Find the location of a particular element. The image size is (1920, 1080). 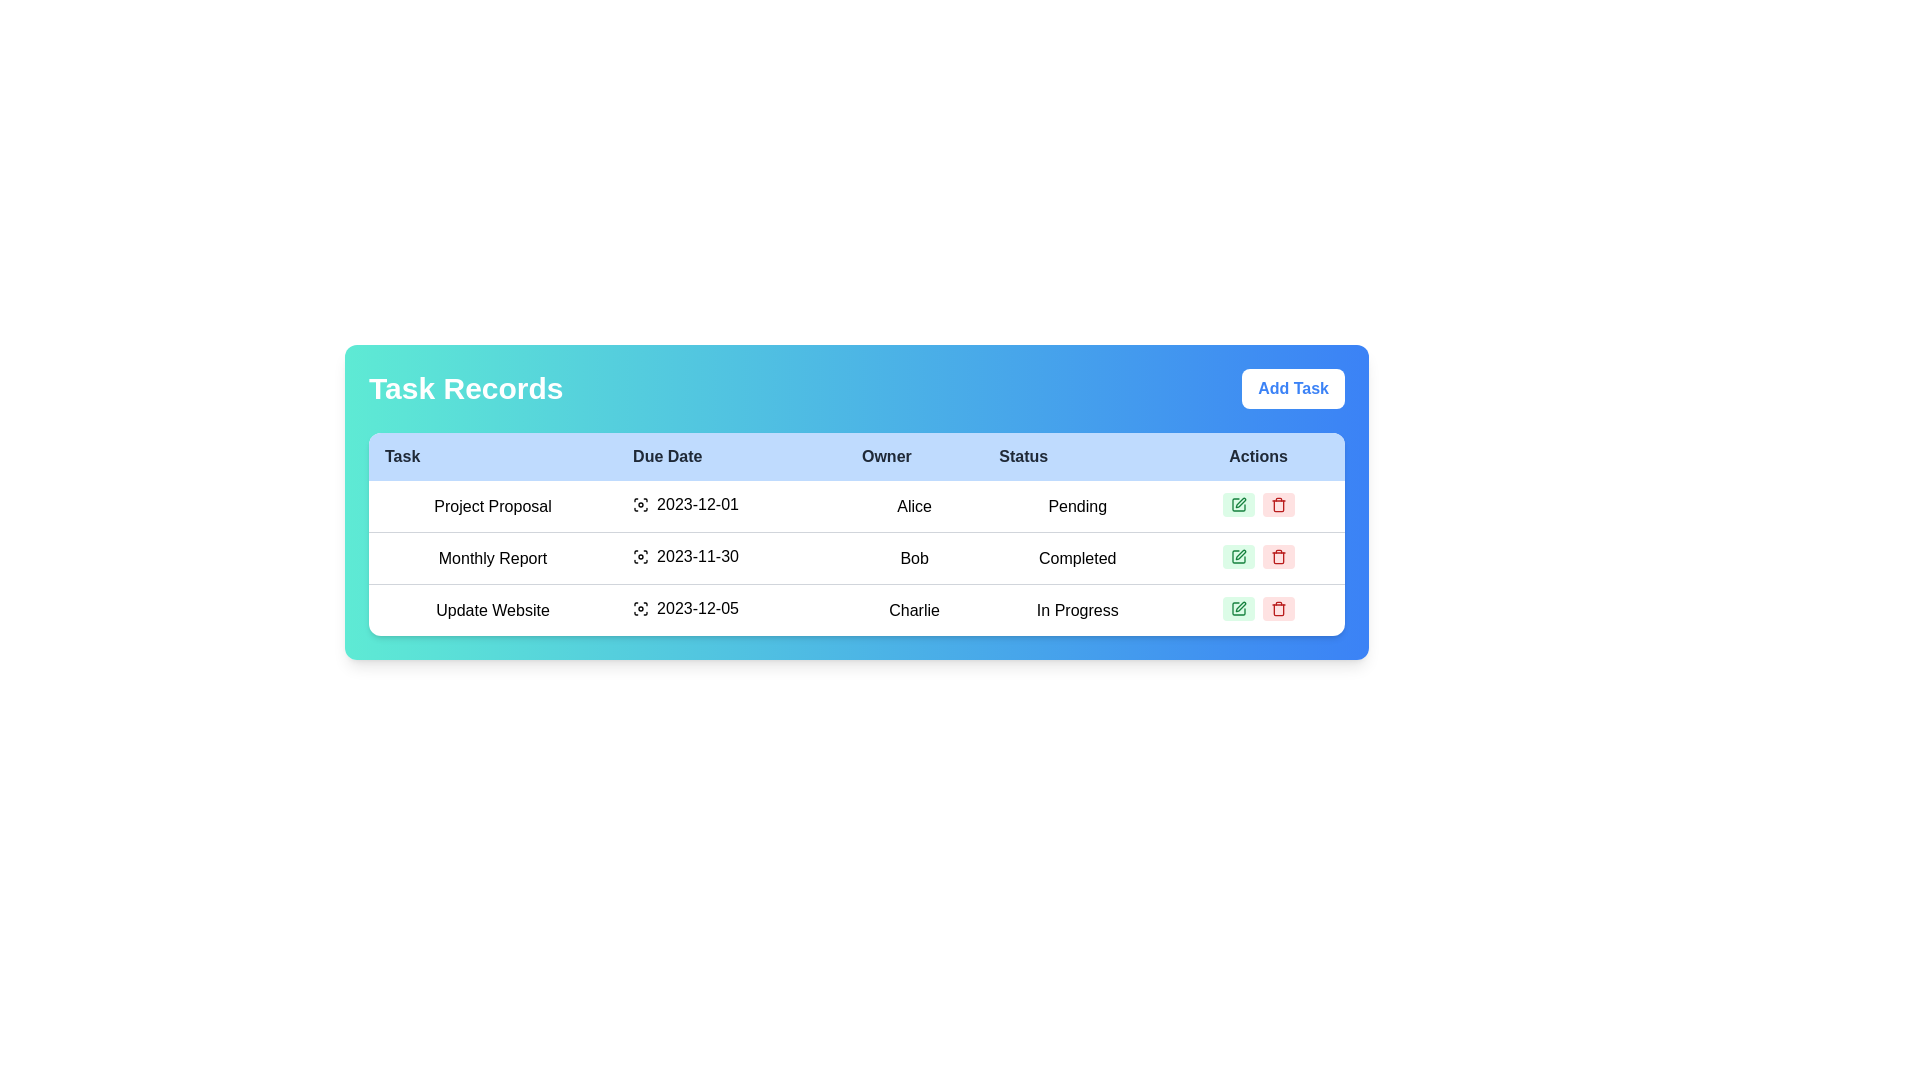

text content of the due date display for the 'Update Website' task, located in the third row under the 'Due Date' header is located at coordinates (730, 608).